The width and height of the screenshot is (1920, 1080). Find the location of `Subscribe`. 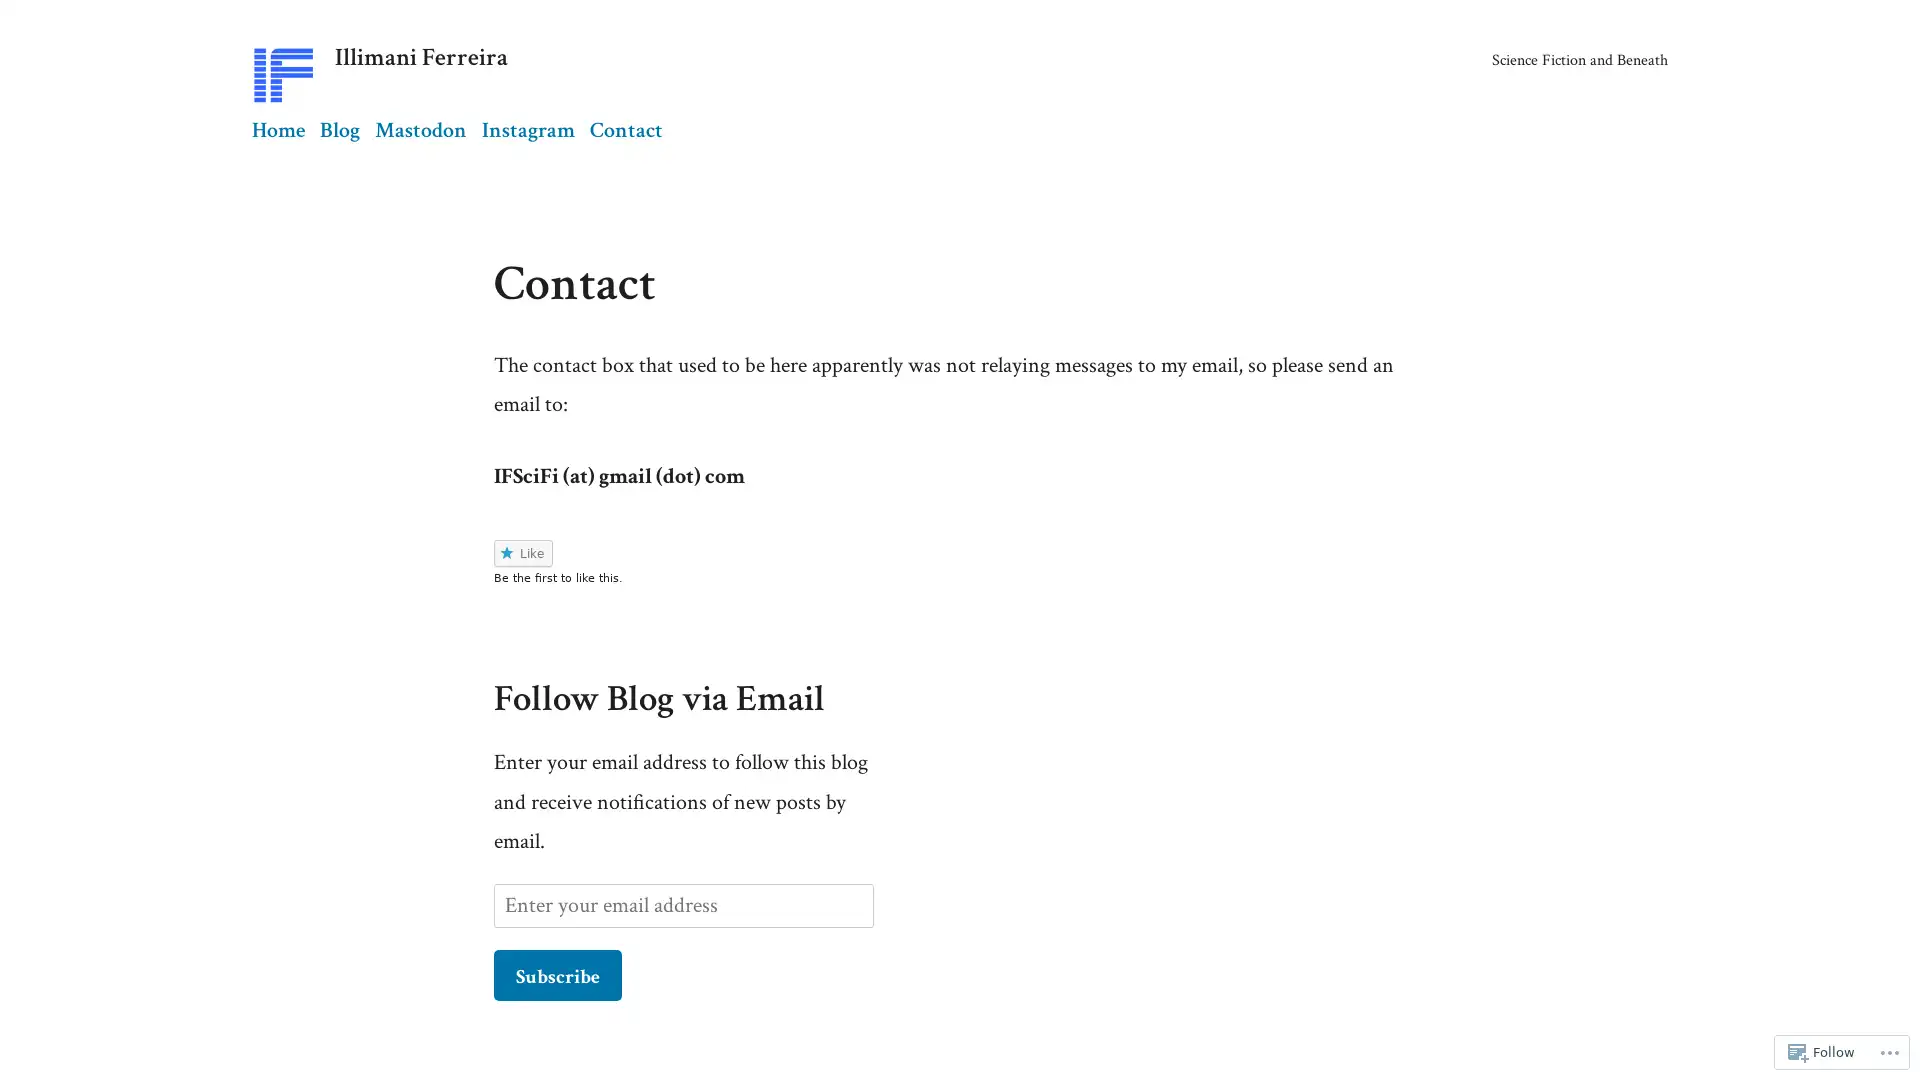

Subscribe is located at coordinates (557, 973).